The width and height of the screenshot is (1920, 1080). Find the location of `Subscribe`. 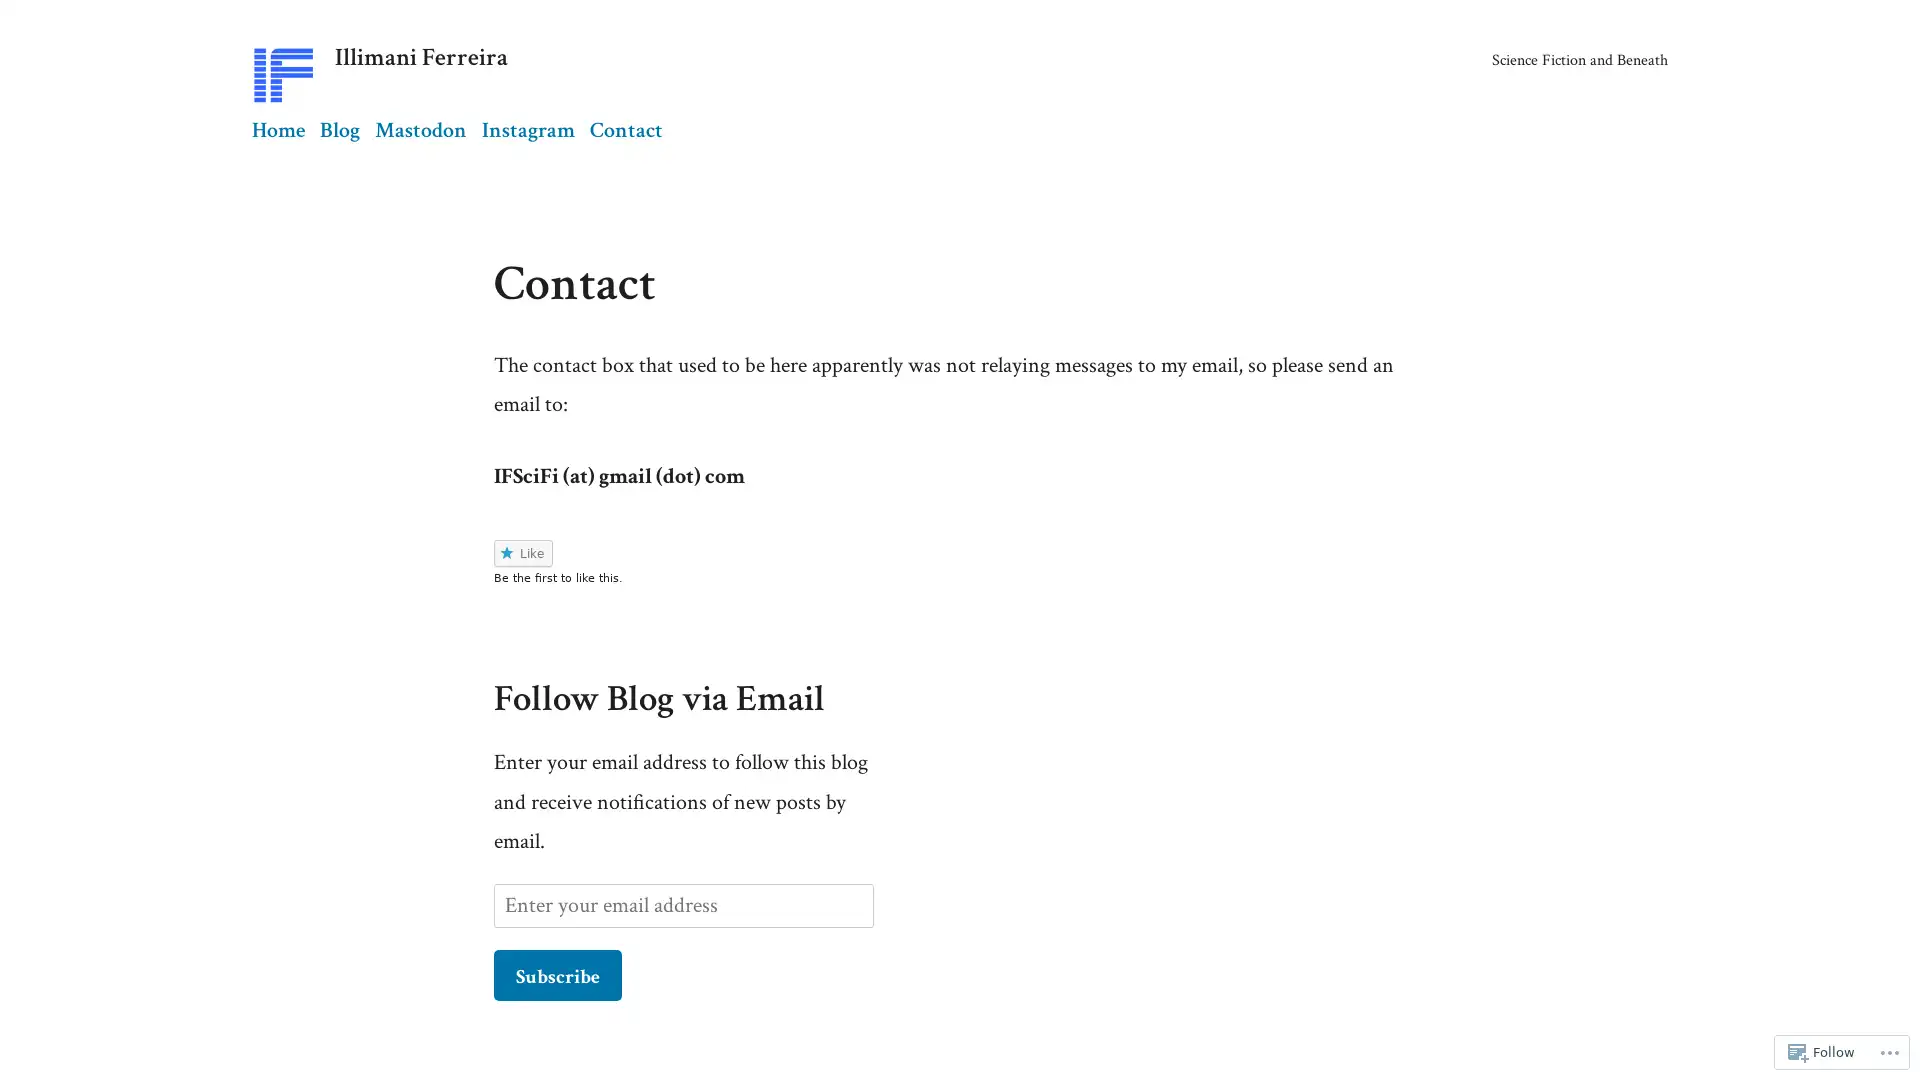

Subscribe is located at coordinates (557, 973).